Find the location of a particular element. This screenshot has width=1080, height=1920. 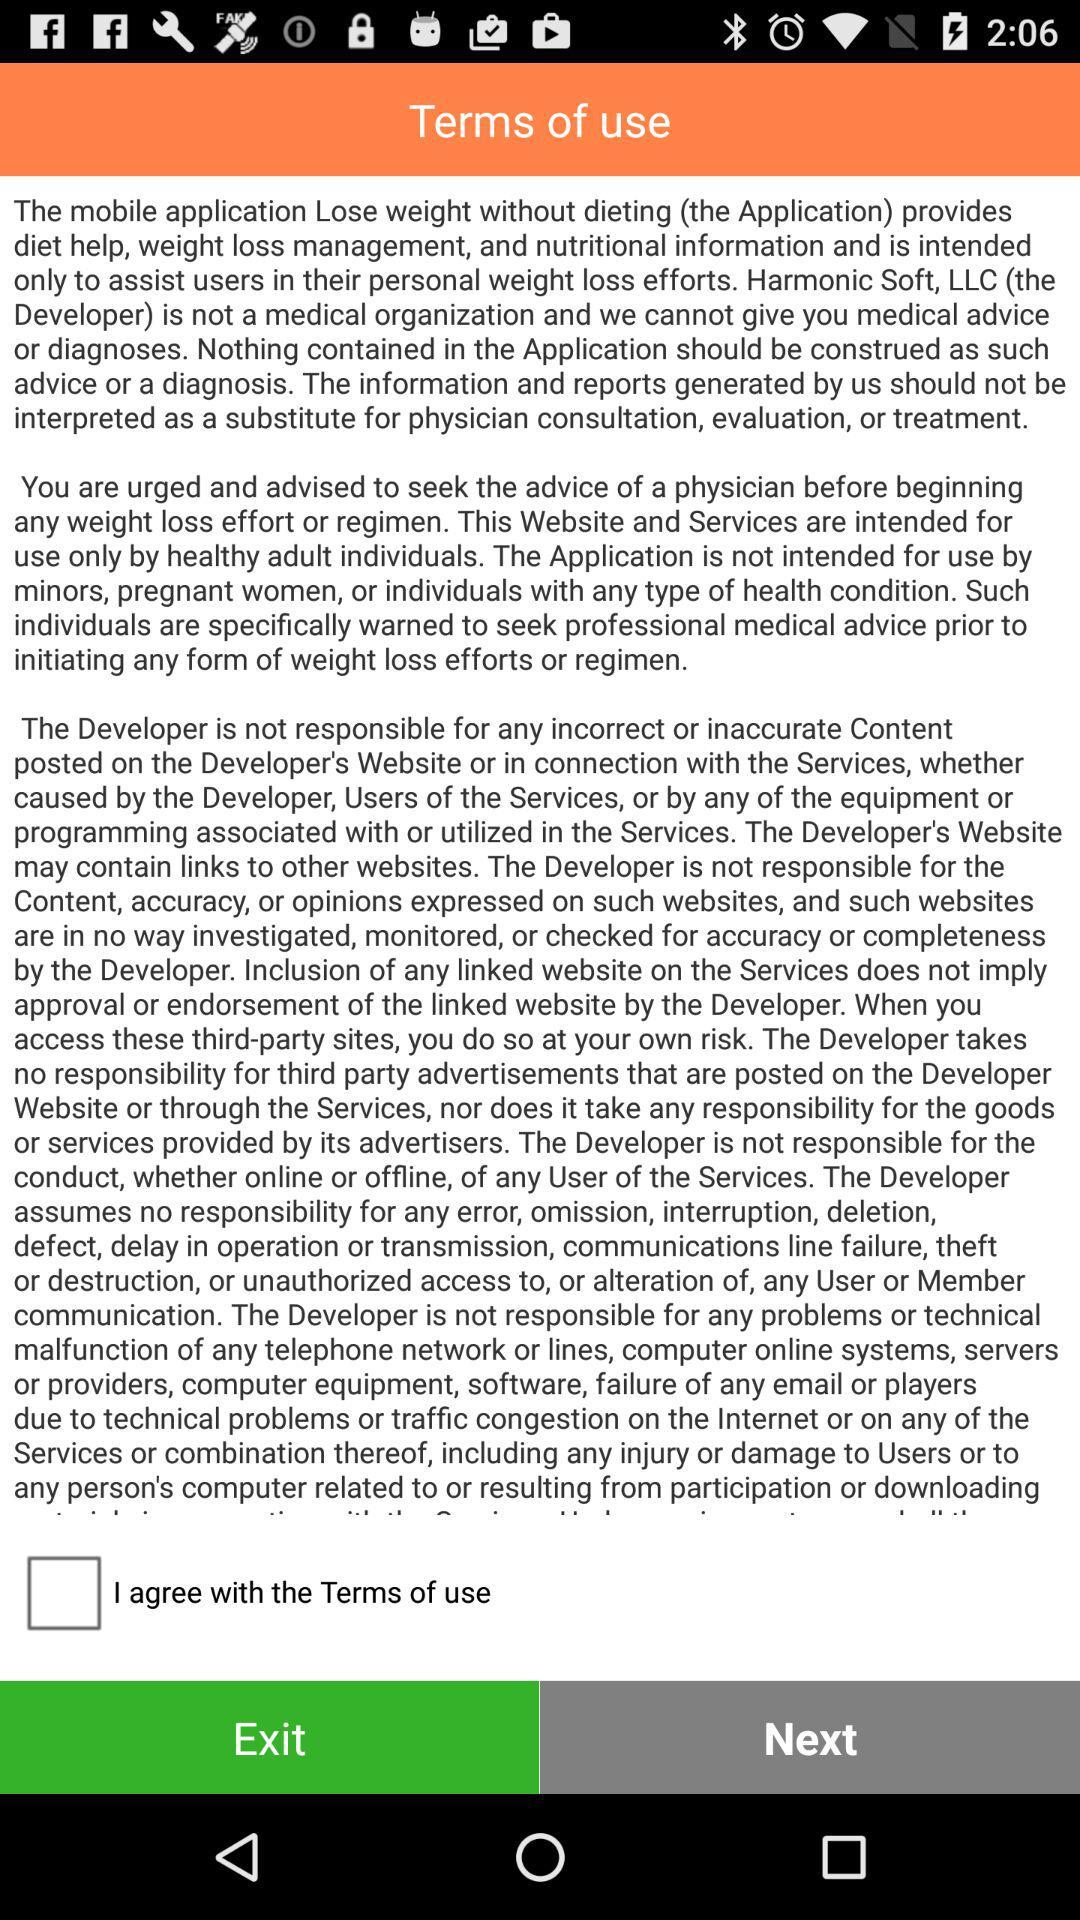

the button next to the exit is located at coordinates (810, 1736).